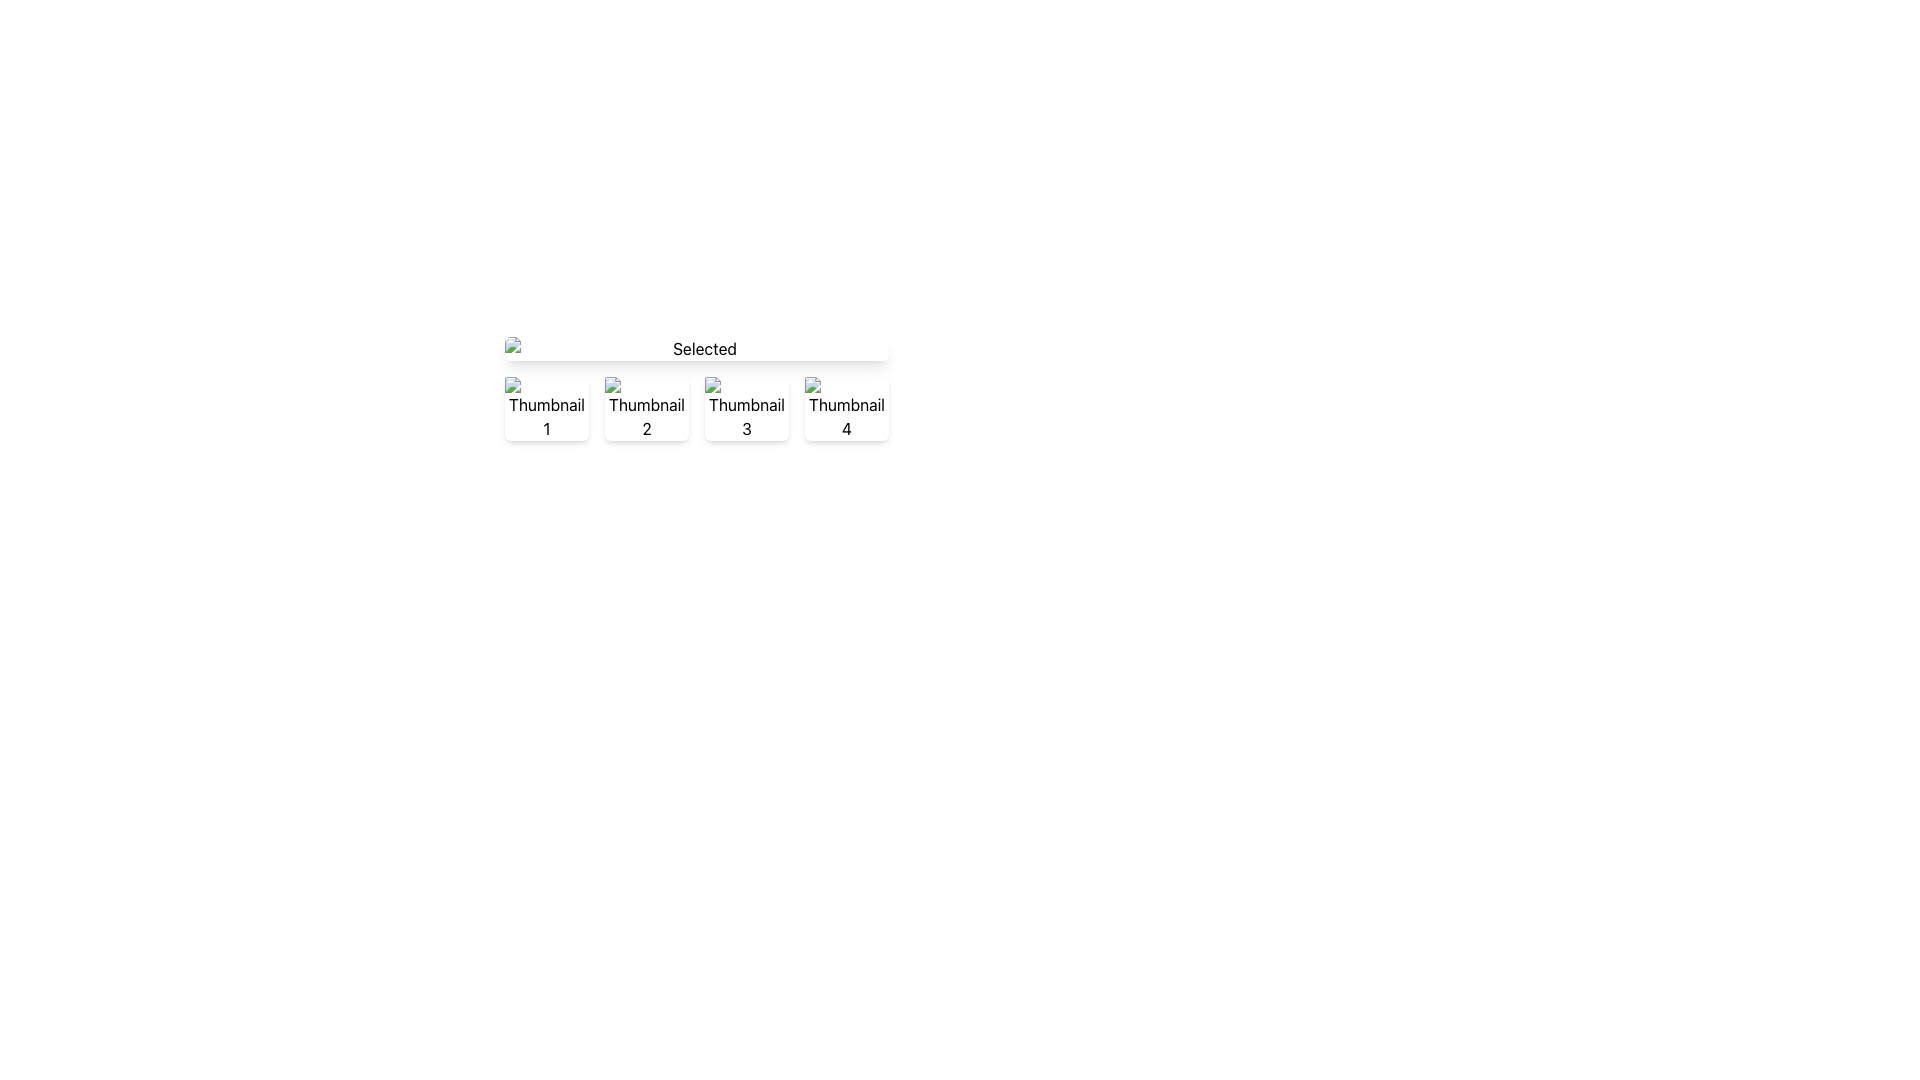 The width and height of the screenshot is (1920, 1080). Describe the element at coordinates (647, 407) in the screenshot. I see `the second interactive thumbnail` at that location.